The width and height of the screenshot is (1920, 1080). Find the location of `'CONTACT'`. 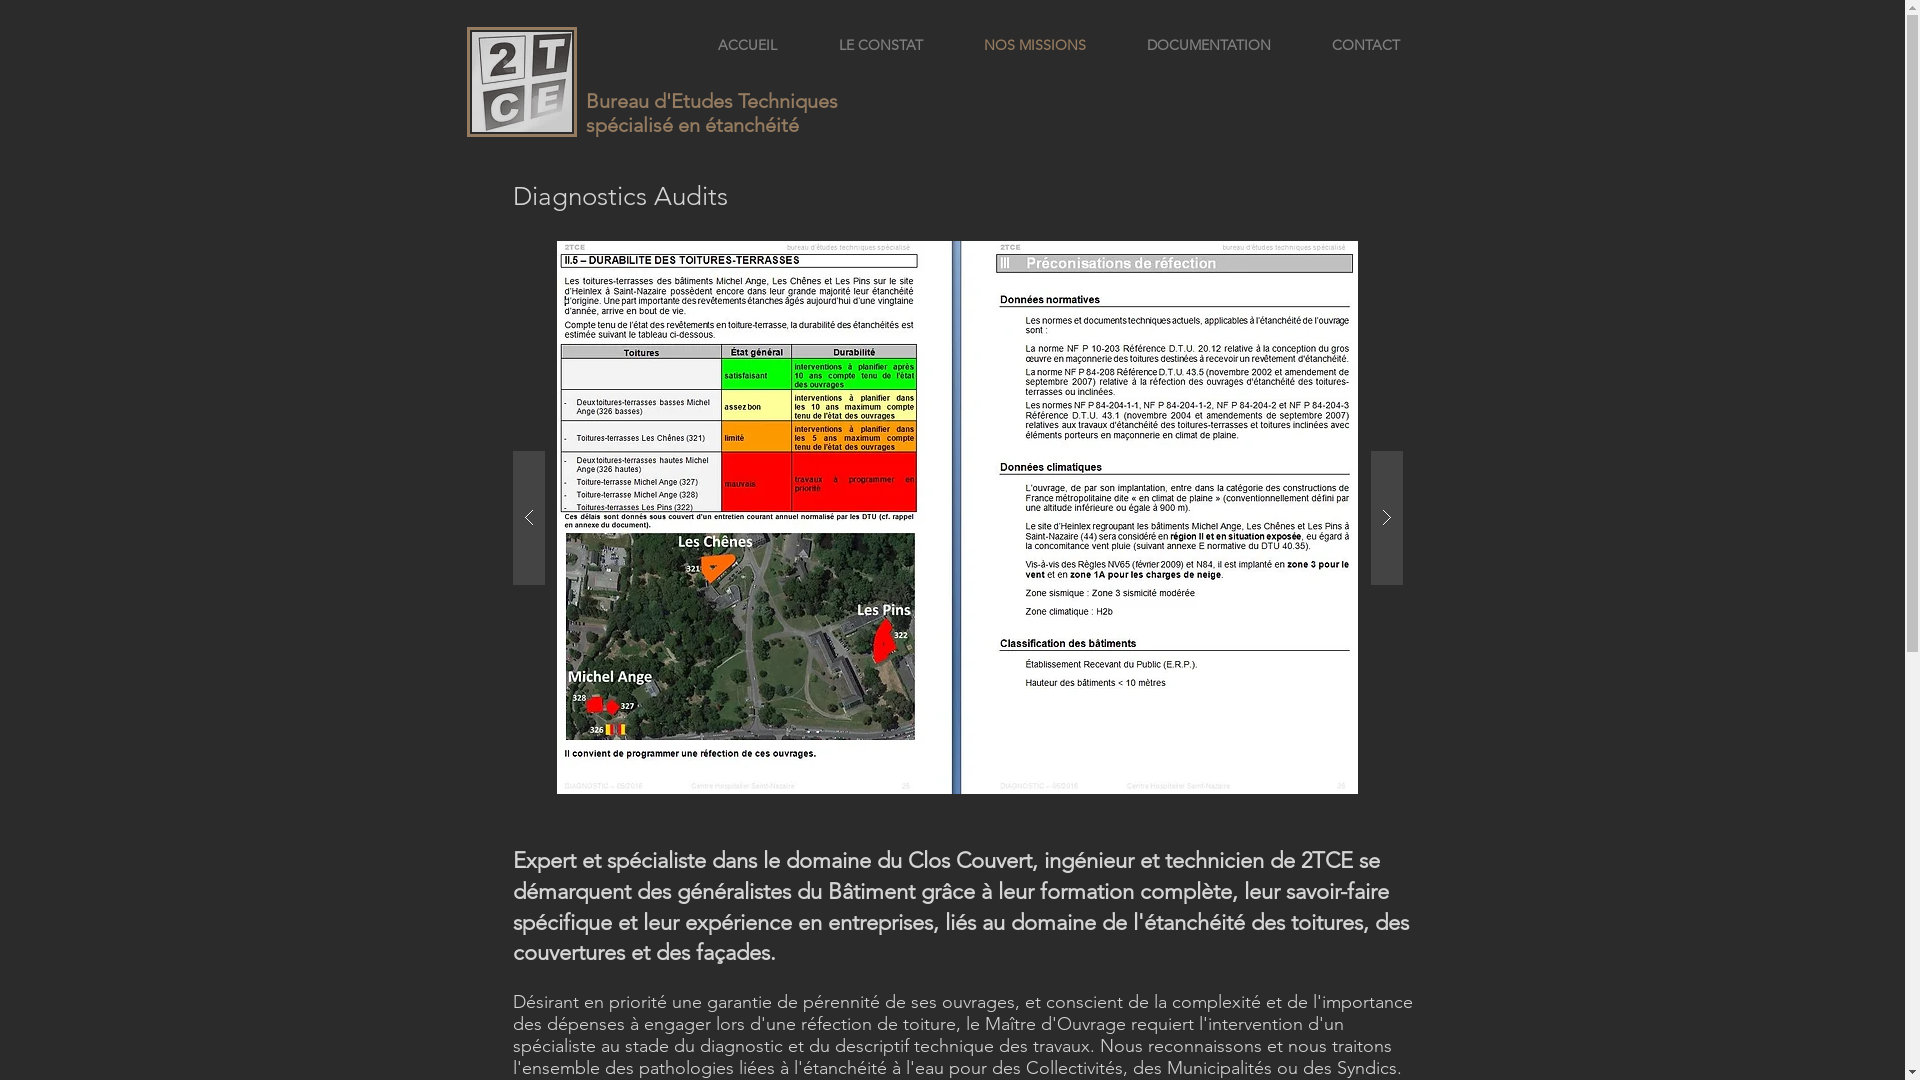

'CONTACT' is located at coordinates (1365, 45).